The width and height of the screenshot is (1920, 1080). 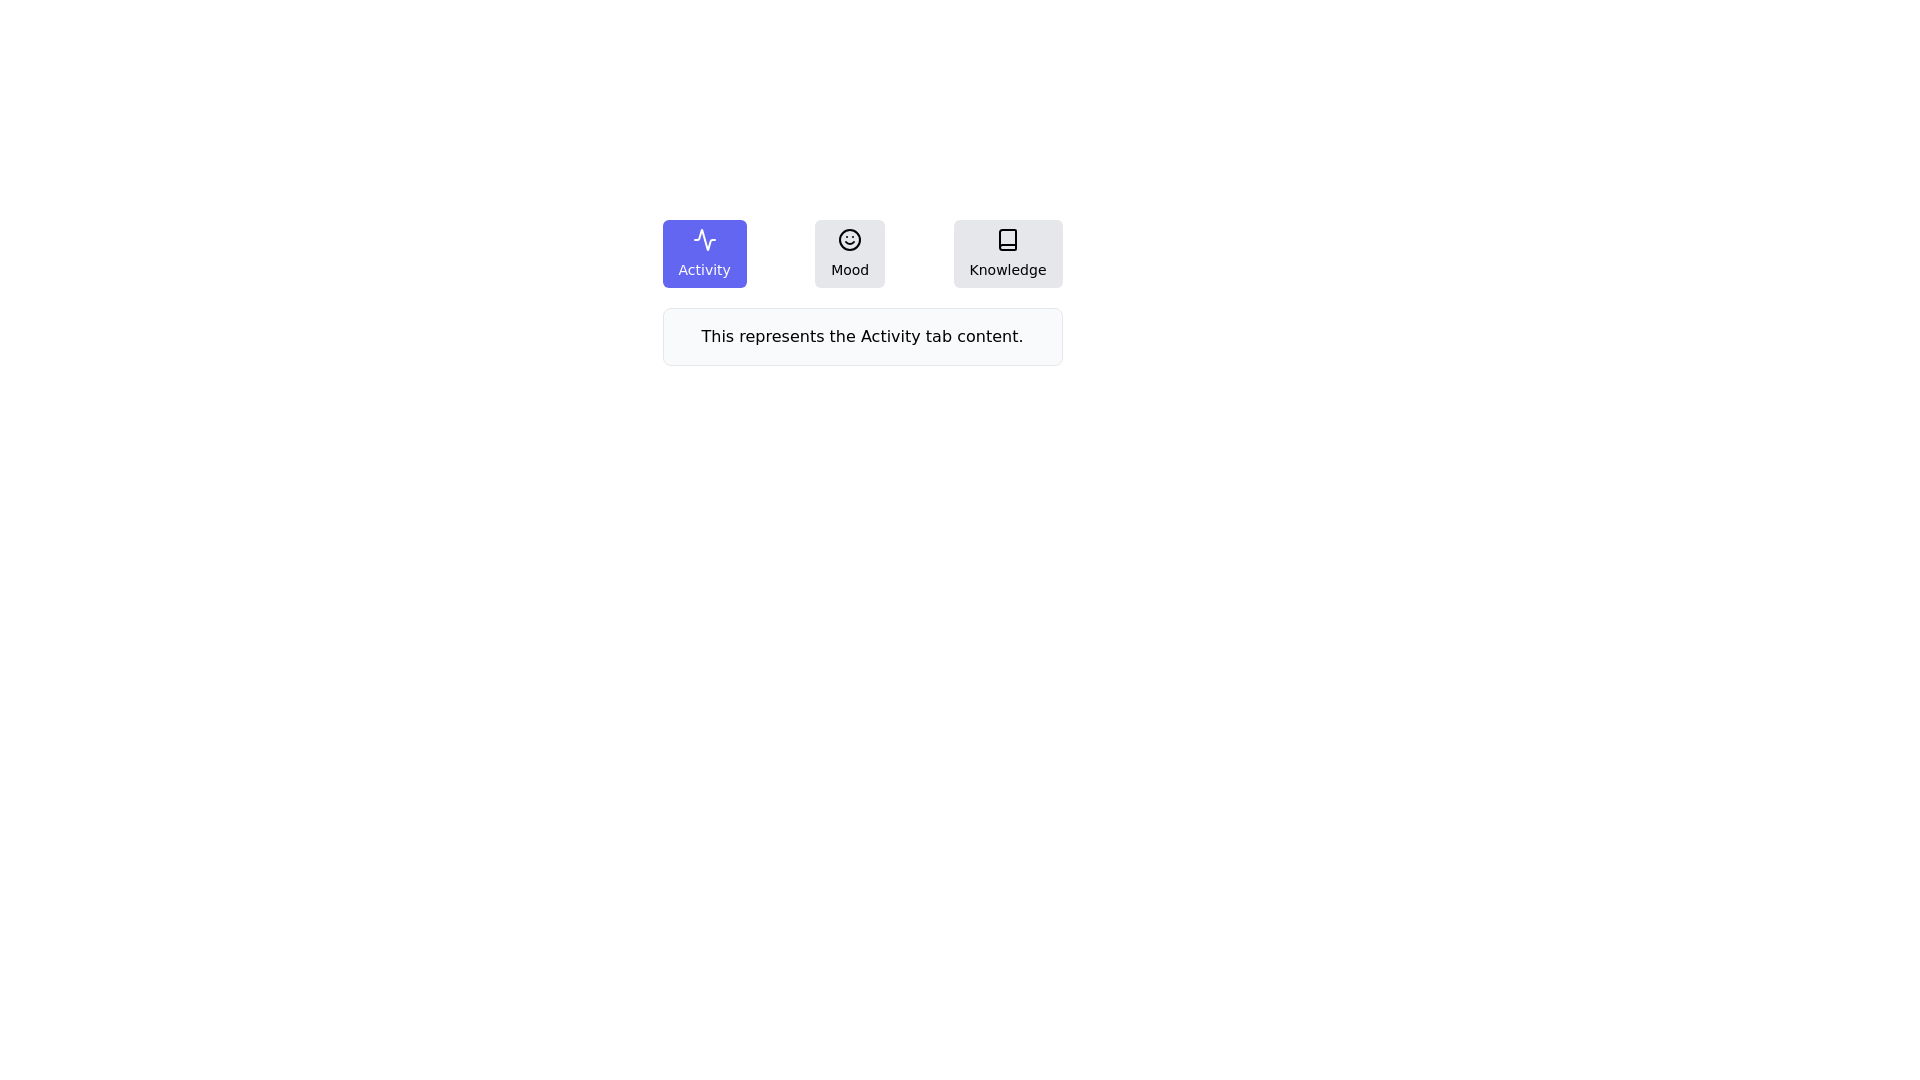 I want to click on the 'Mood' Tab button, which is the second item in a group of three buttons, to indicate selection, so click(x=850, y=253).